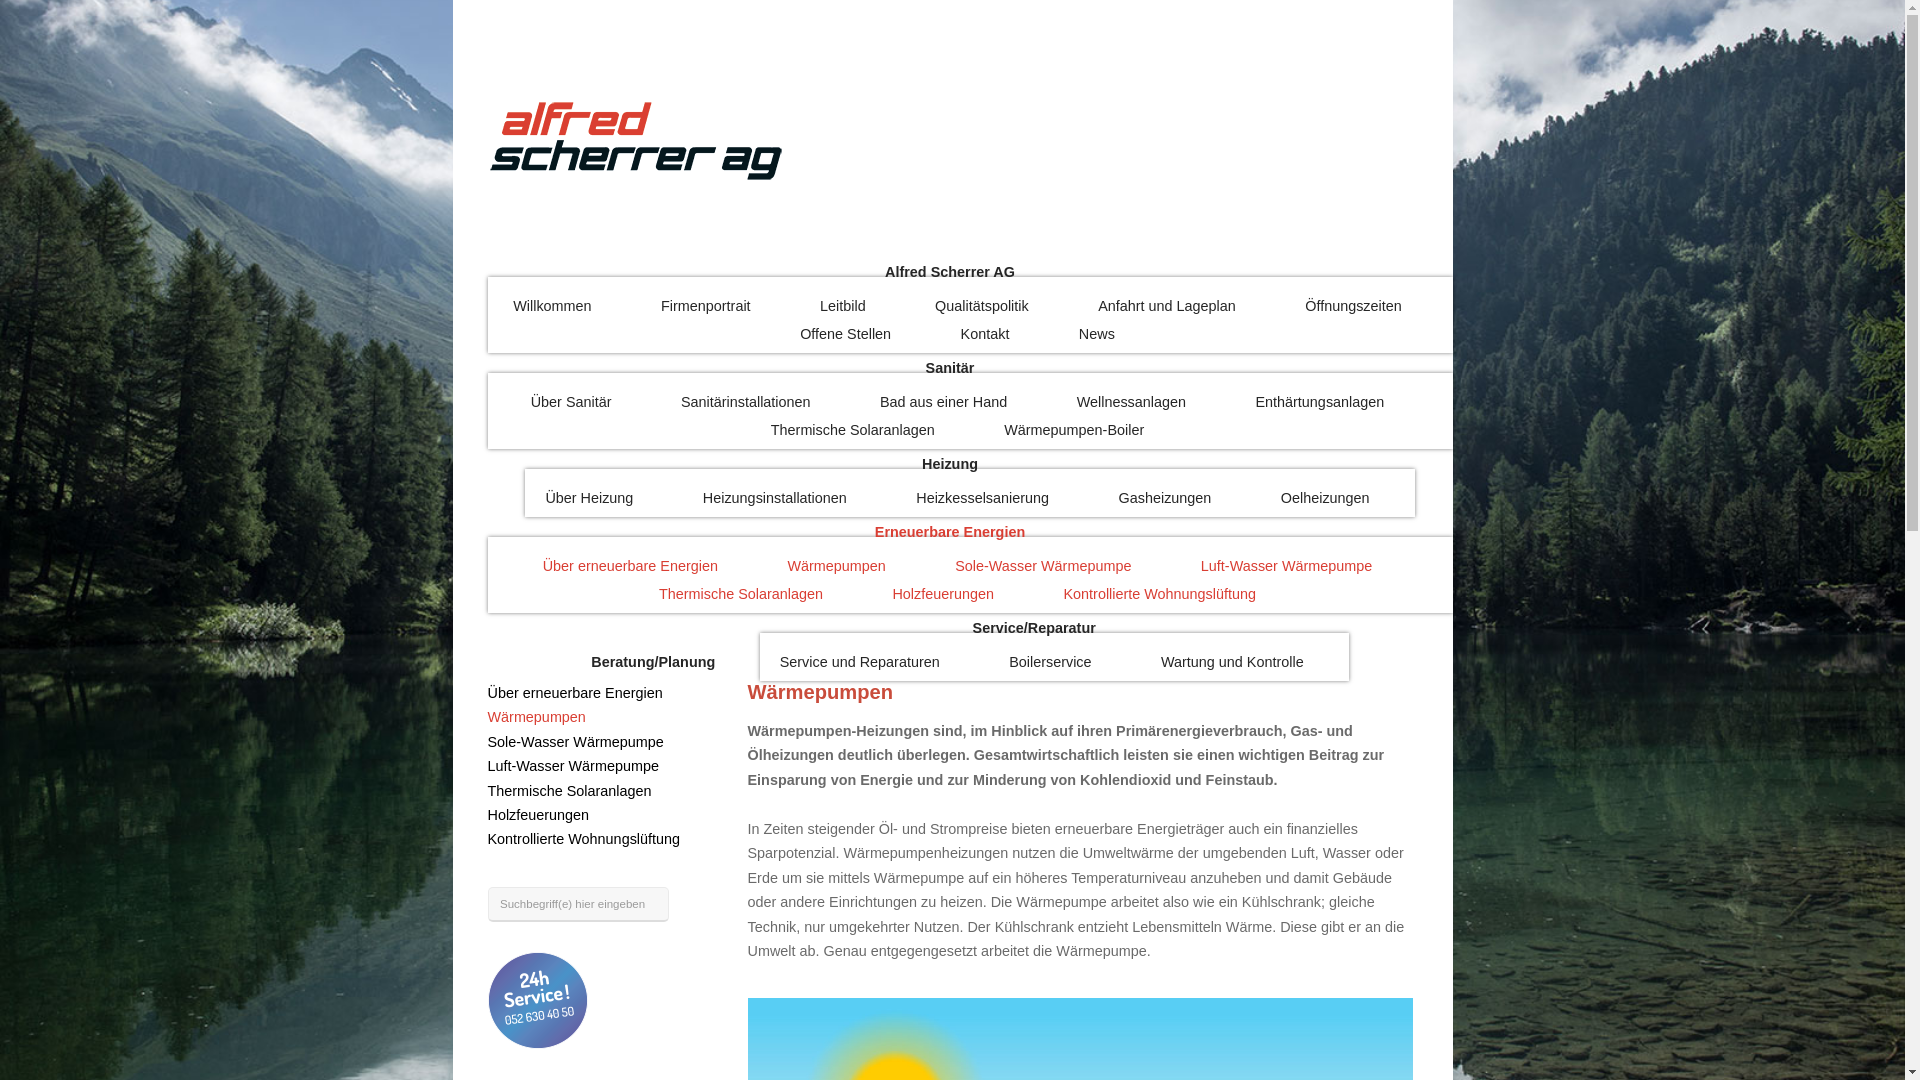 The image size is (1920, 1080). I want to click on 'Gasheizungen', so click(1117, 501).